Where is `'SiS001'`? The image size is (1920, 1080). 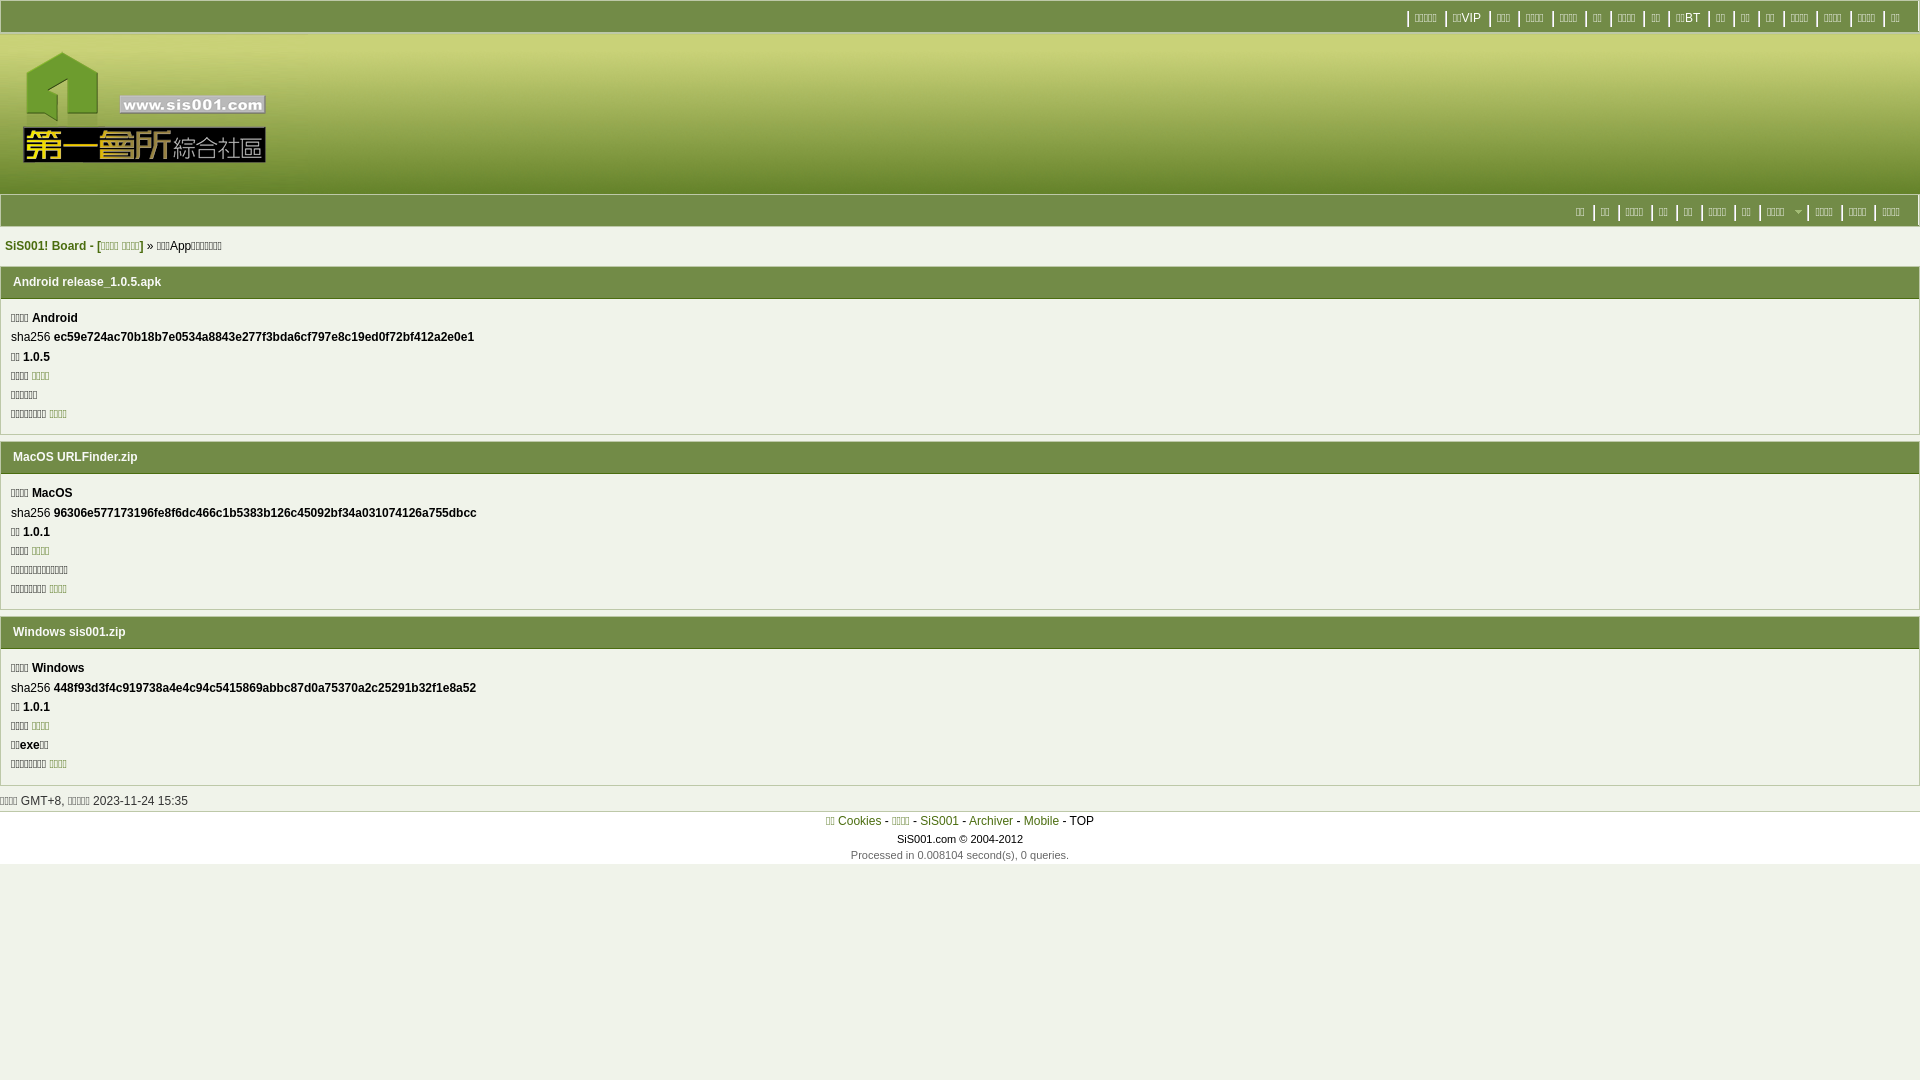
'SiS001' is located at coordinates (938, 821).